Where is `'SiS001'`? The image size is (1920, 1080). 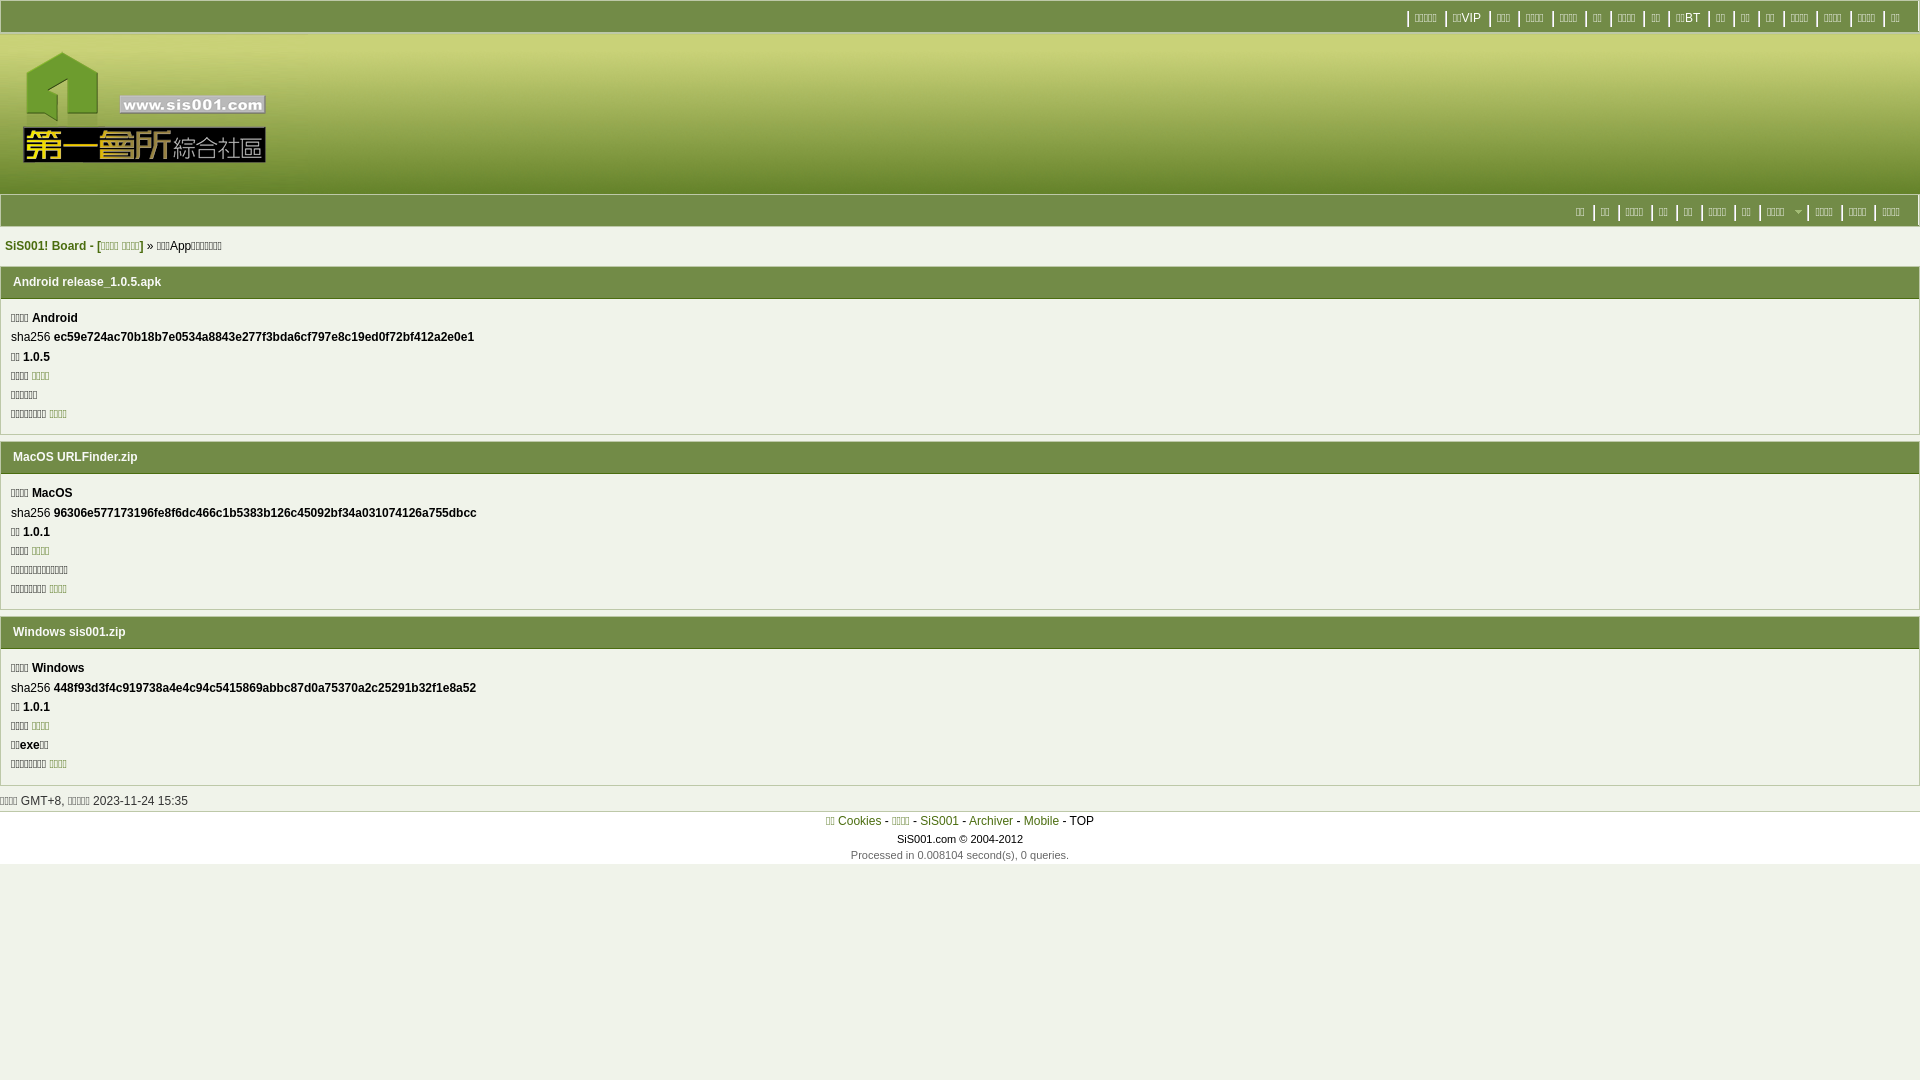
'SiS001' is located at coordinates (938, 821).